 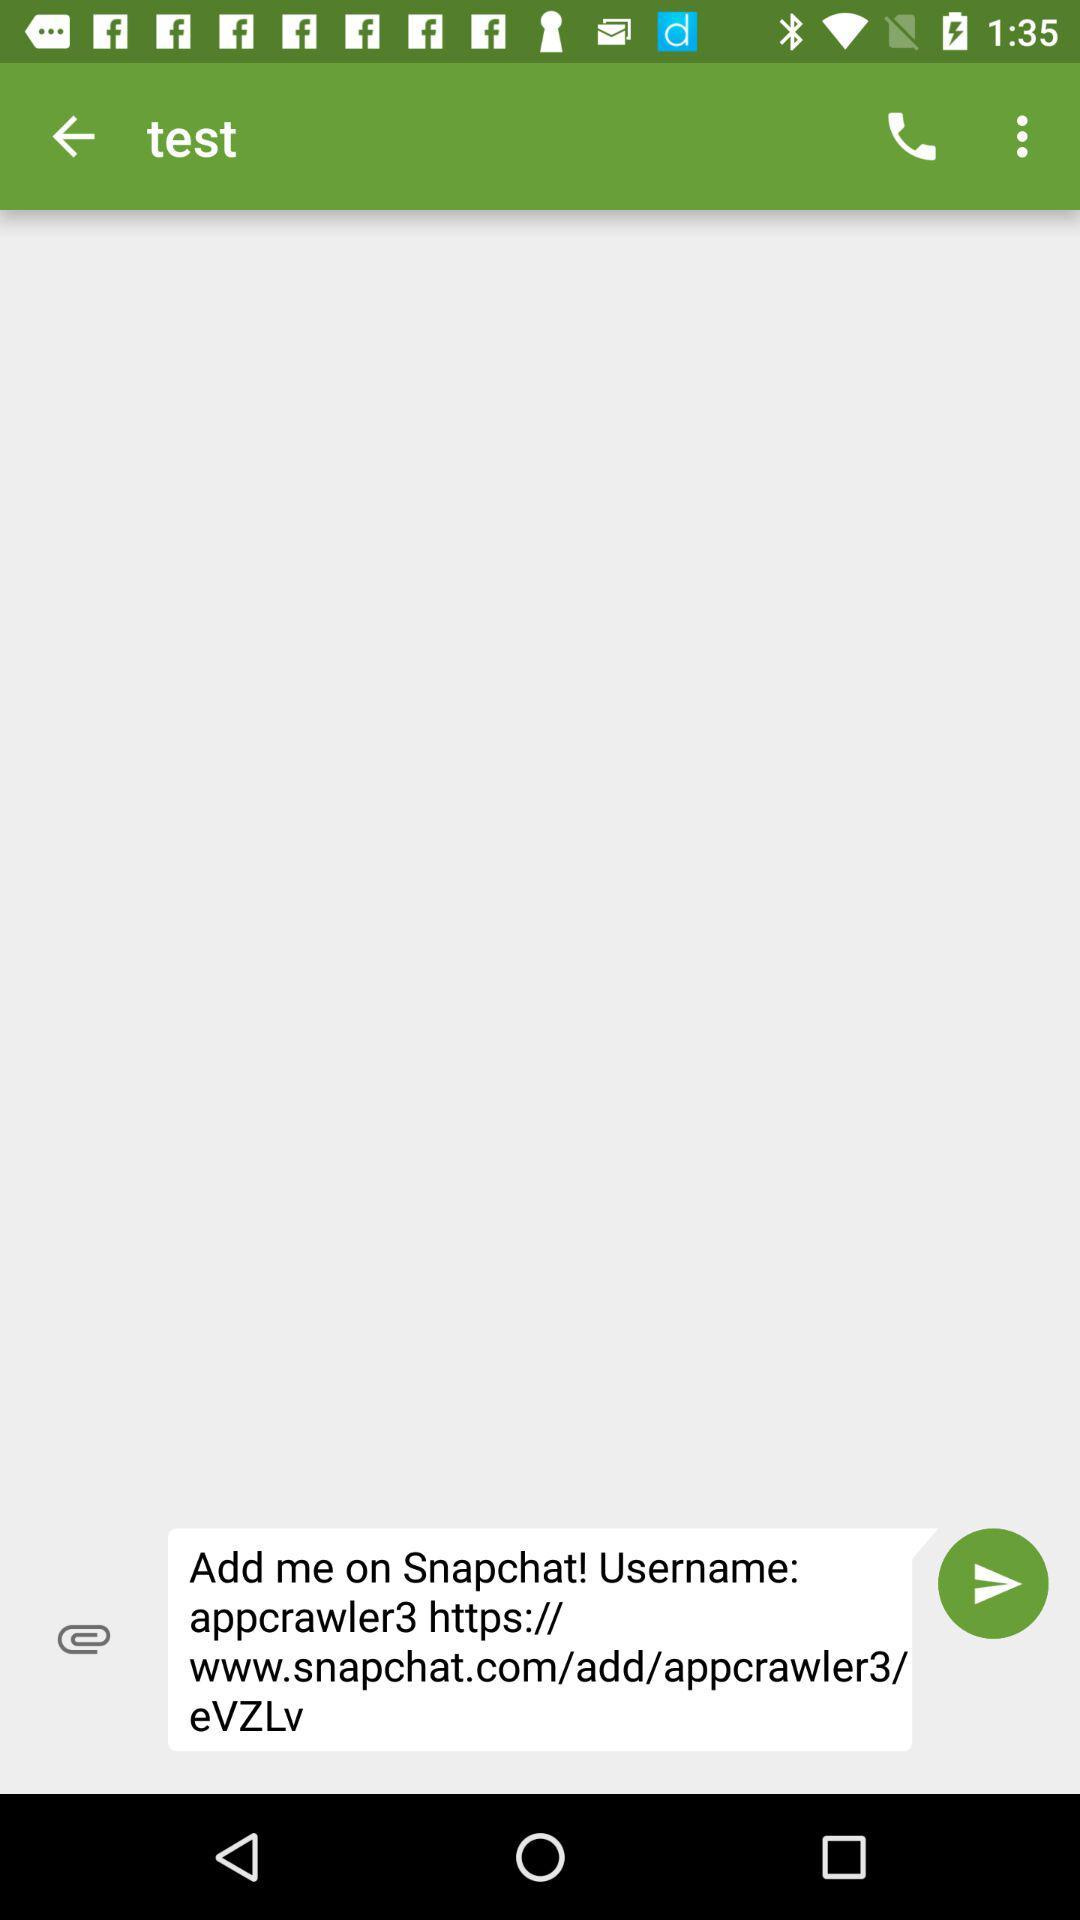 I want to click on the add me on, so click(x=553, y=1639).